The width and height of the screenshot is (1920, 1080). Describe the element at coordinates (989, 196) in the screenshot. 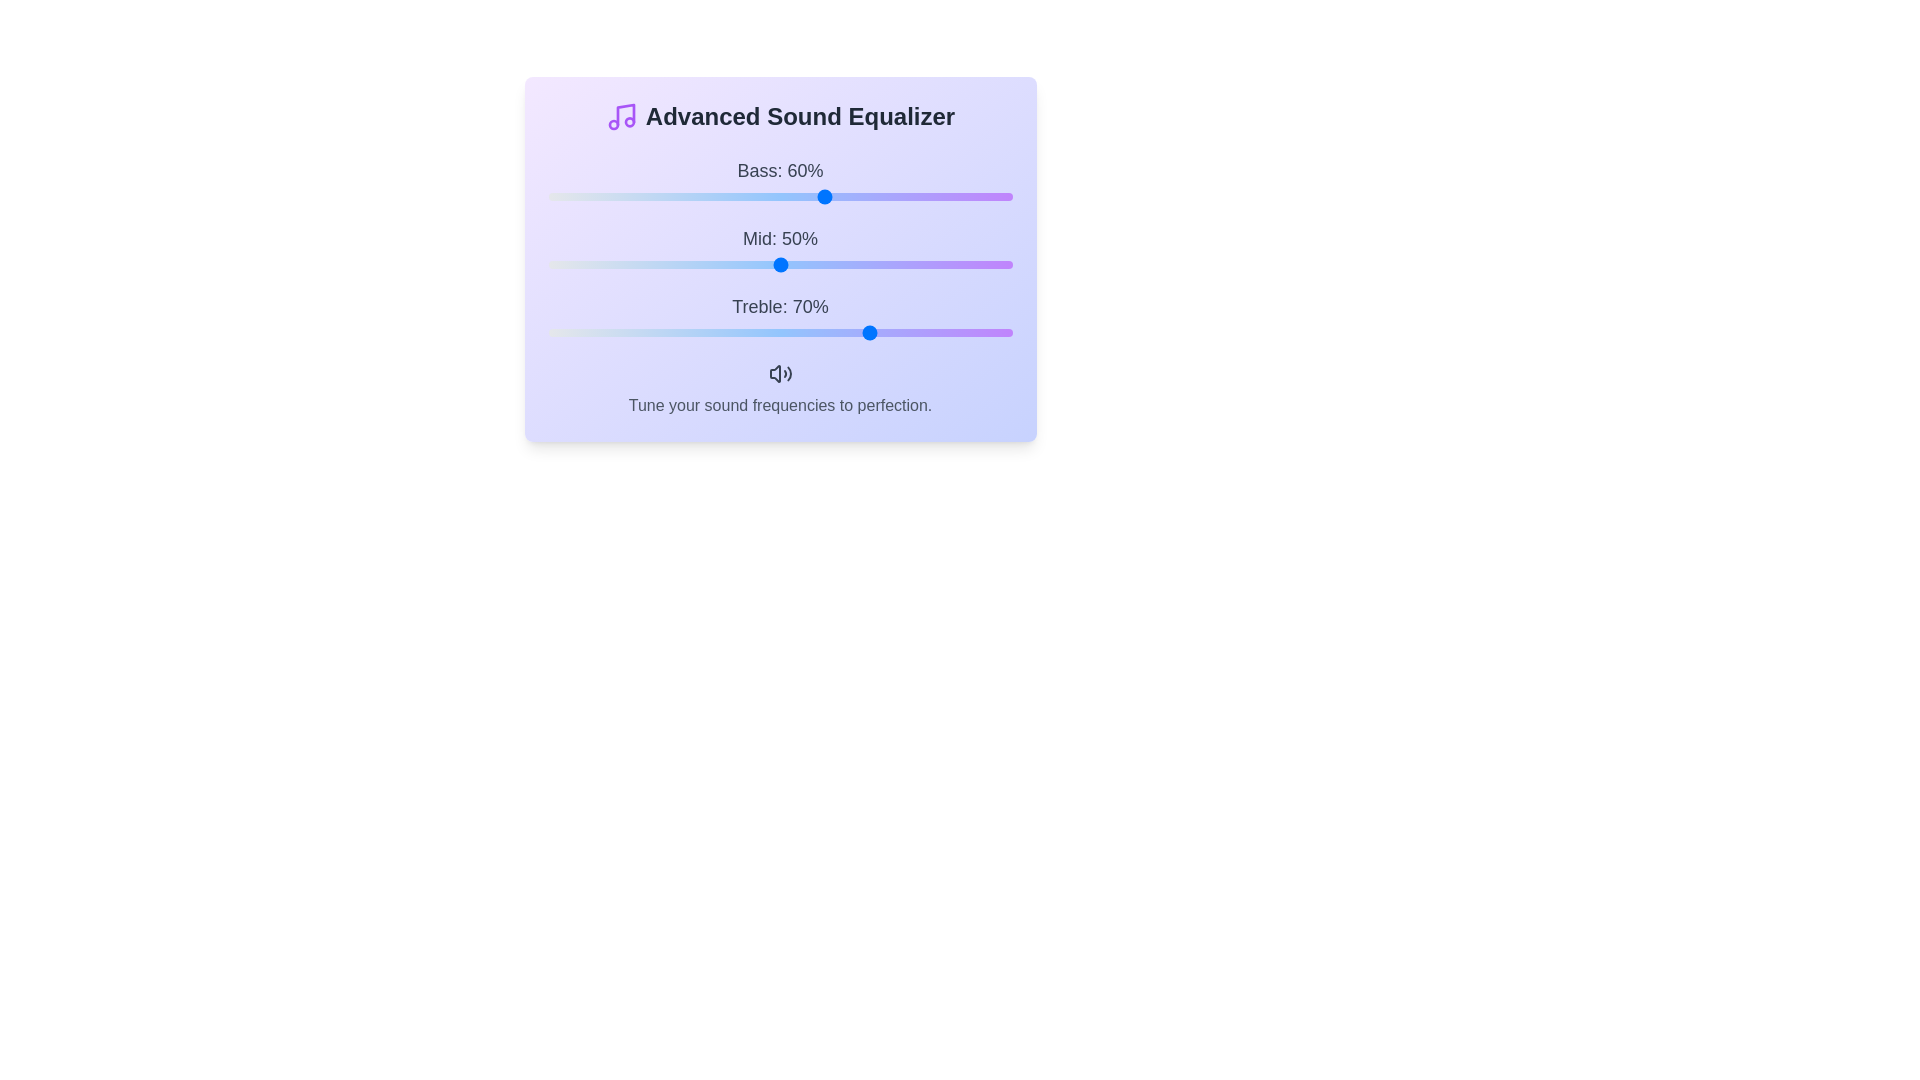

I see `the bass frequency slider to 95%` at that location.